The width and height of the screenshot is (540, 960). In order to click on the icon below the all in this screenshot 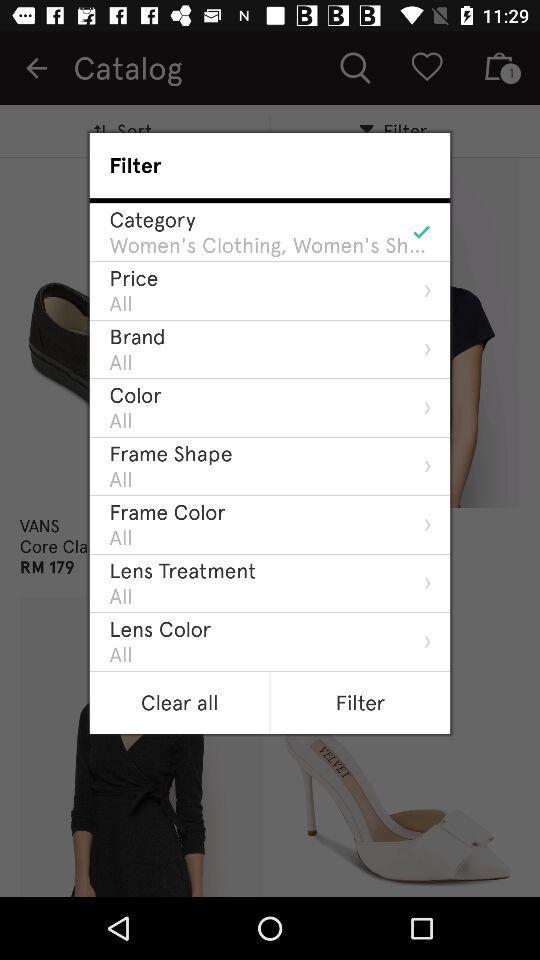, I will do `click(136, 336)`.